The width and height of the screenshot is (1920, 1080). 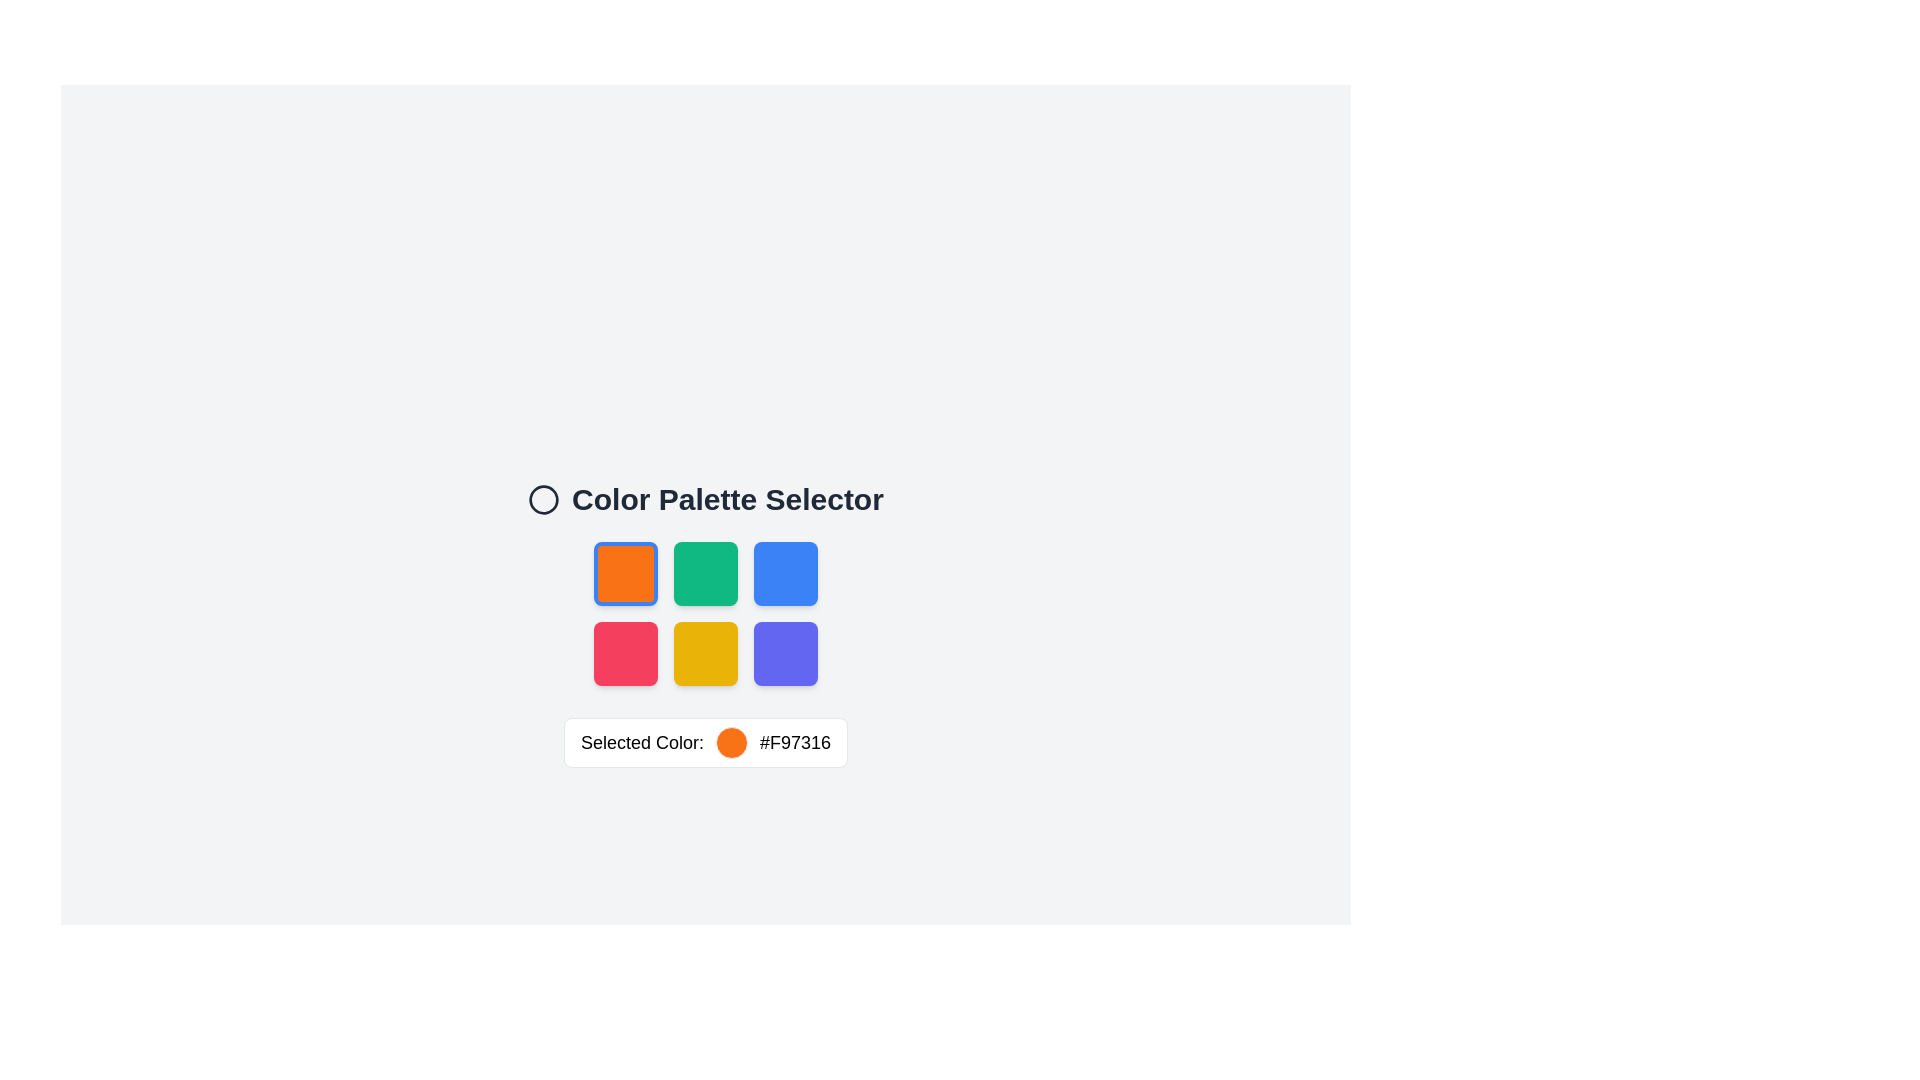 What do you see at coordinates (624, 574) in the screenshot?
I see `the top-left orange button with a blue border in the Color Palette Selector` at bounding box center [624, 574].